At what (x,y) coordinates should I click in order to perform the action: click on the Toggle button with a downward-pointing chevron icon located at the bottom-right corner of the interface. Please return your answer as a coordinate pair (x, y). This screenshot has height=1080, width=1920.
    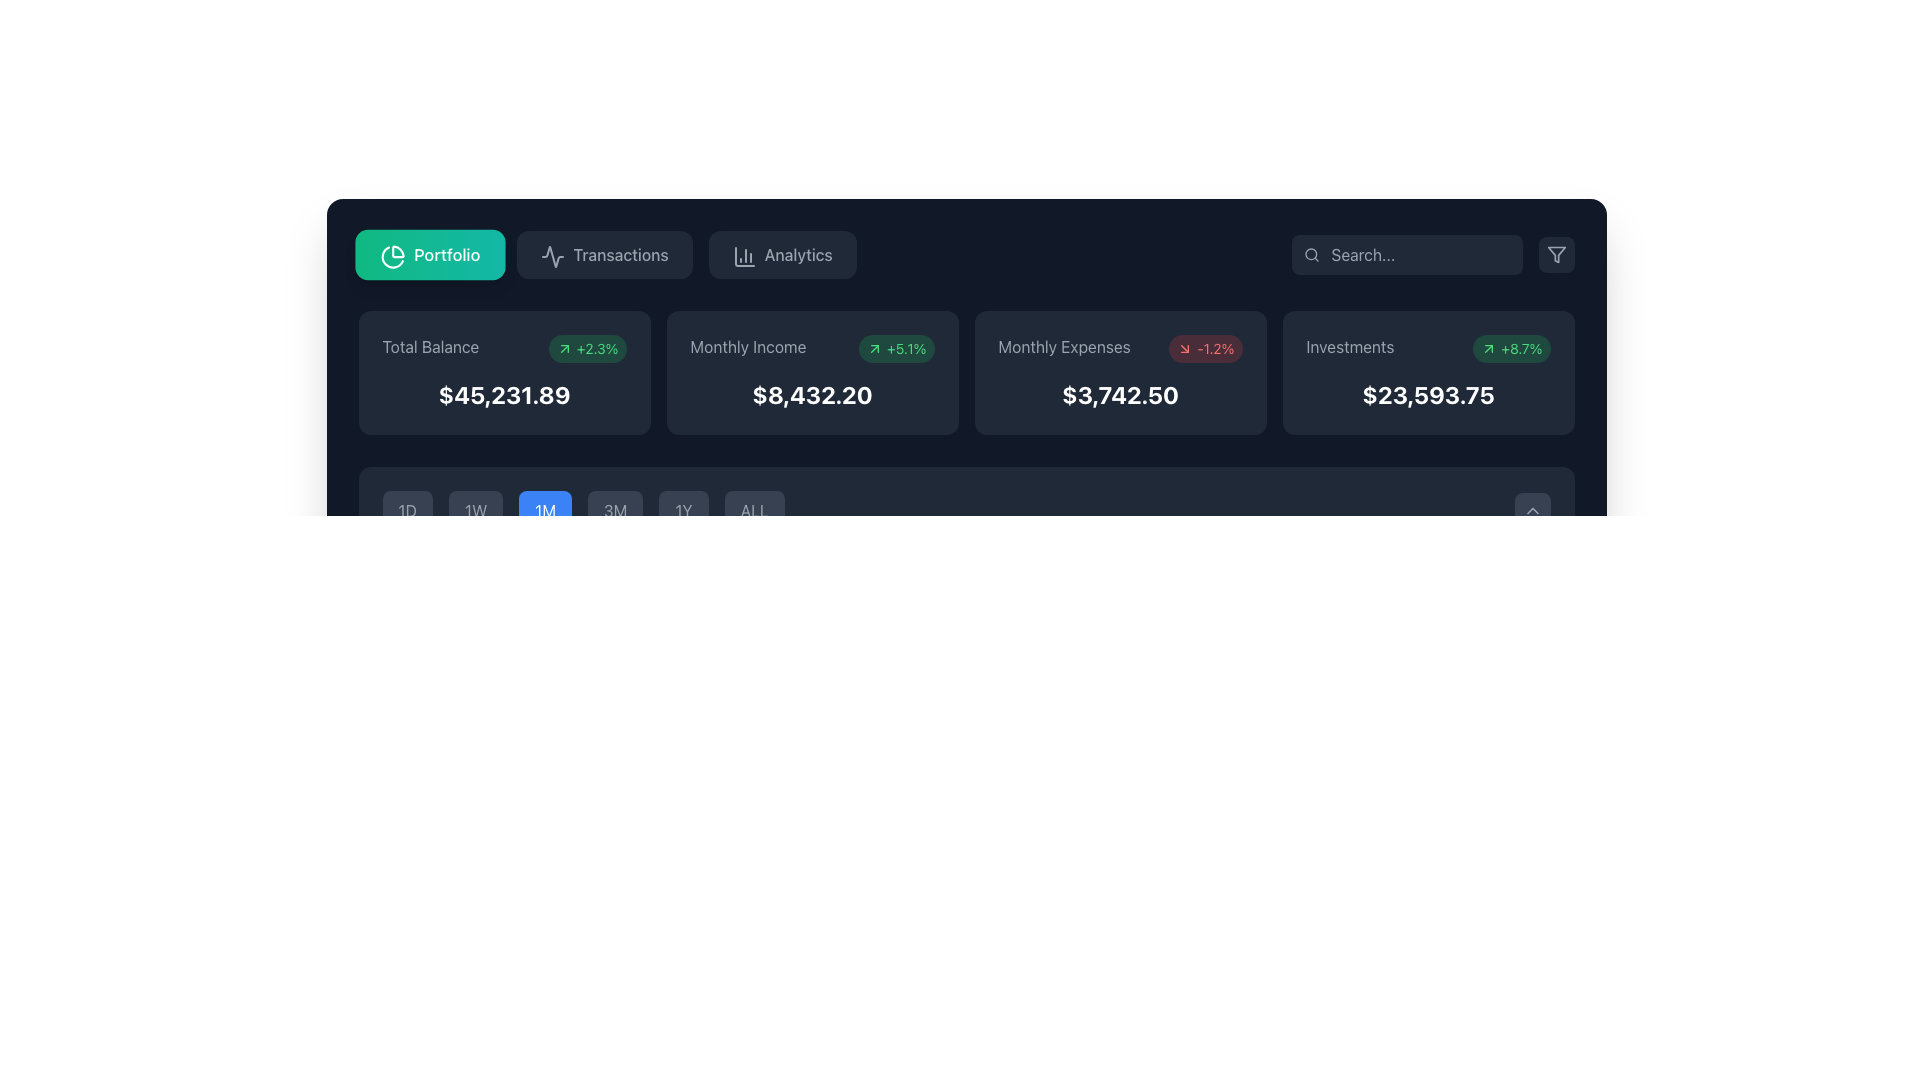
    Looking at the image, I should click on (1531, 509).